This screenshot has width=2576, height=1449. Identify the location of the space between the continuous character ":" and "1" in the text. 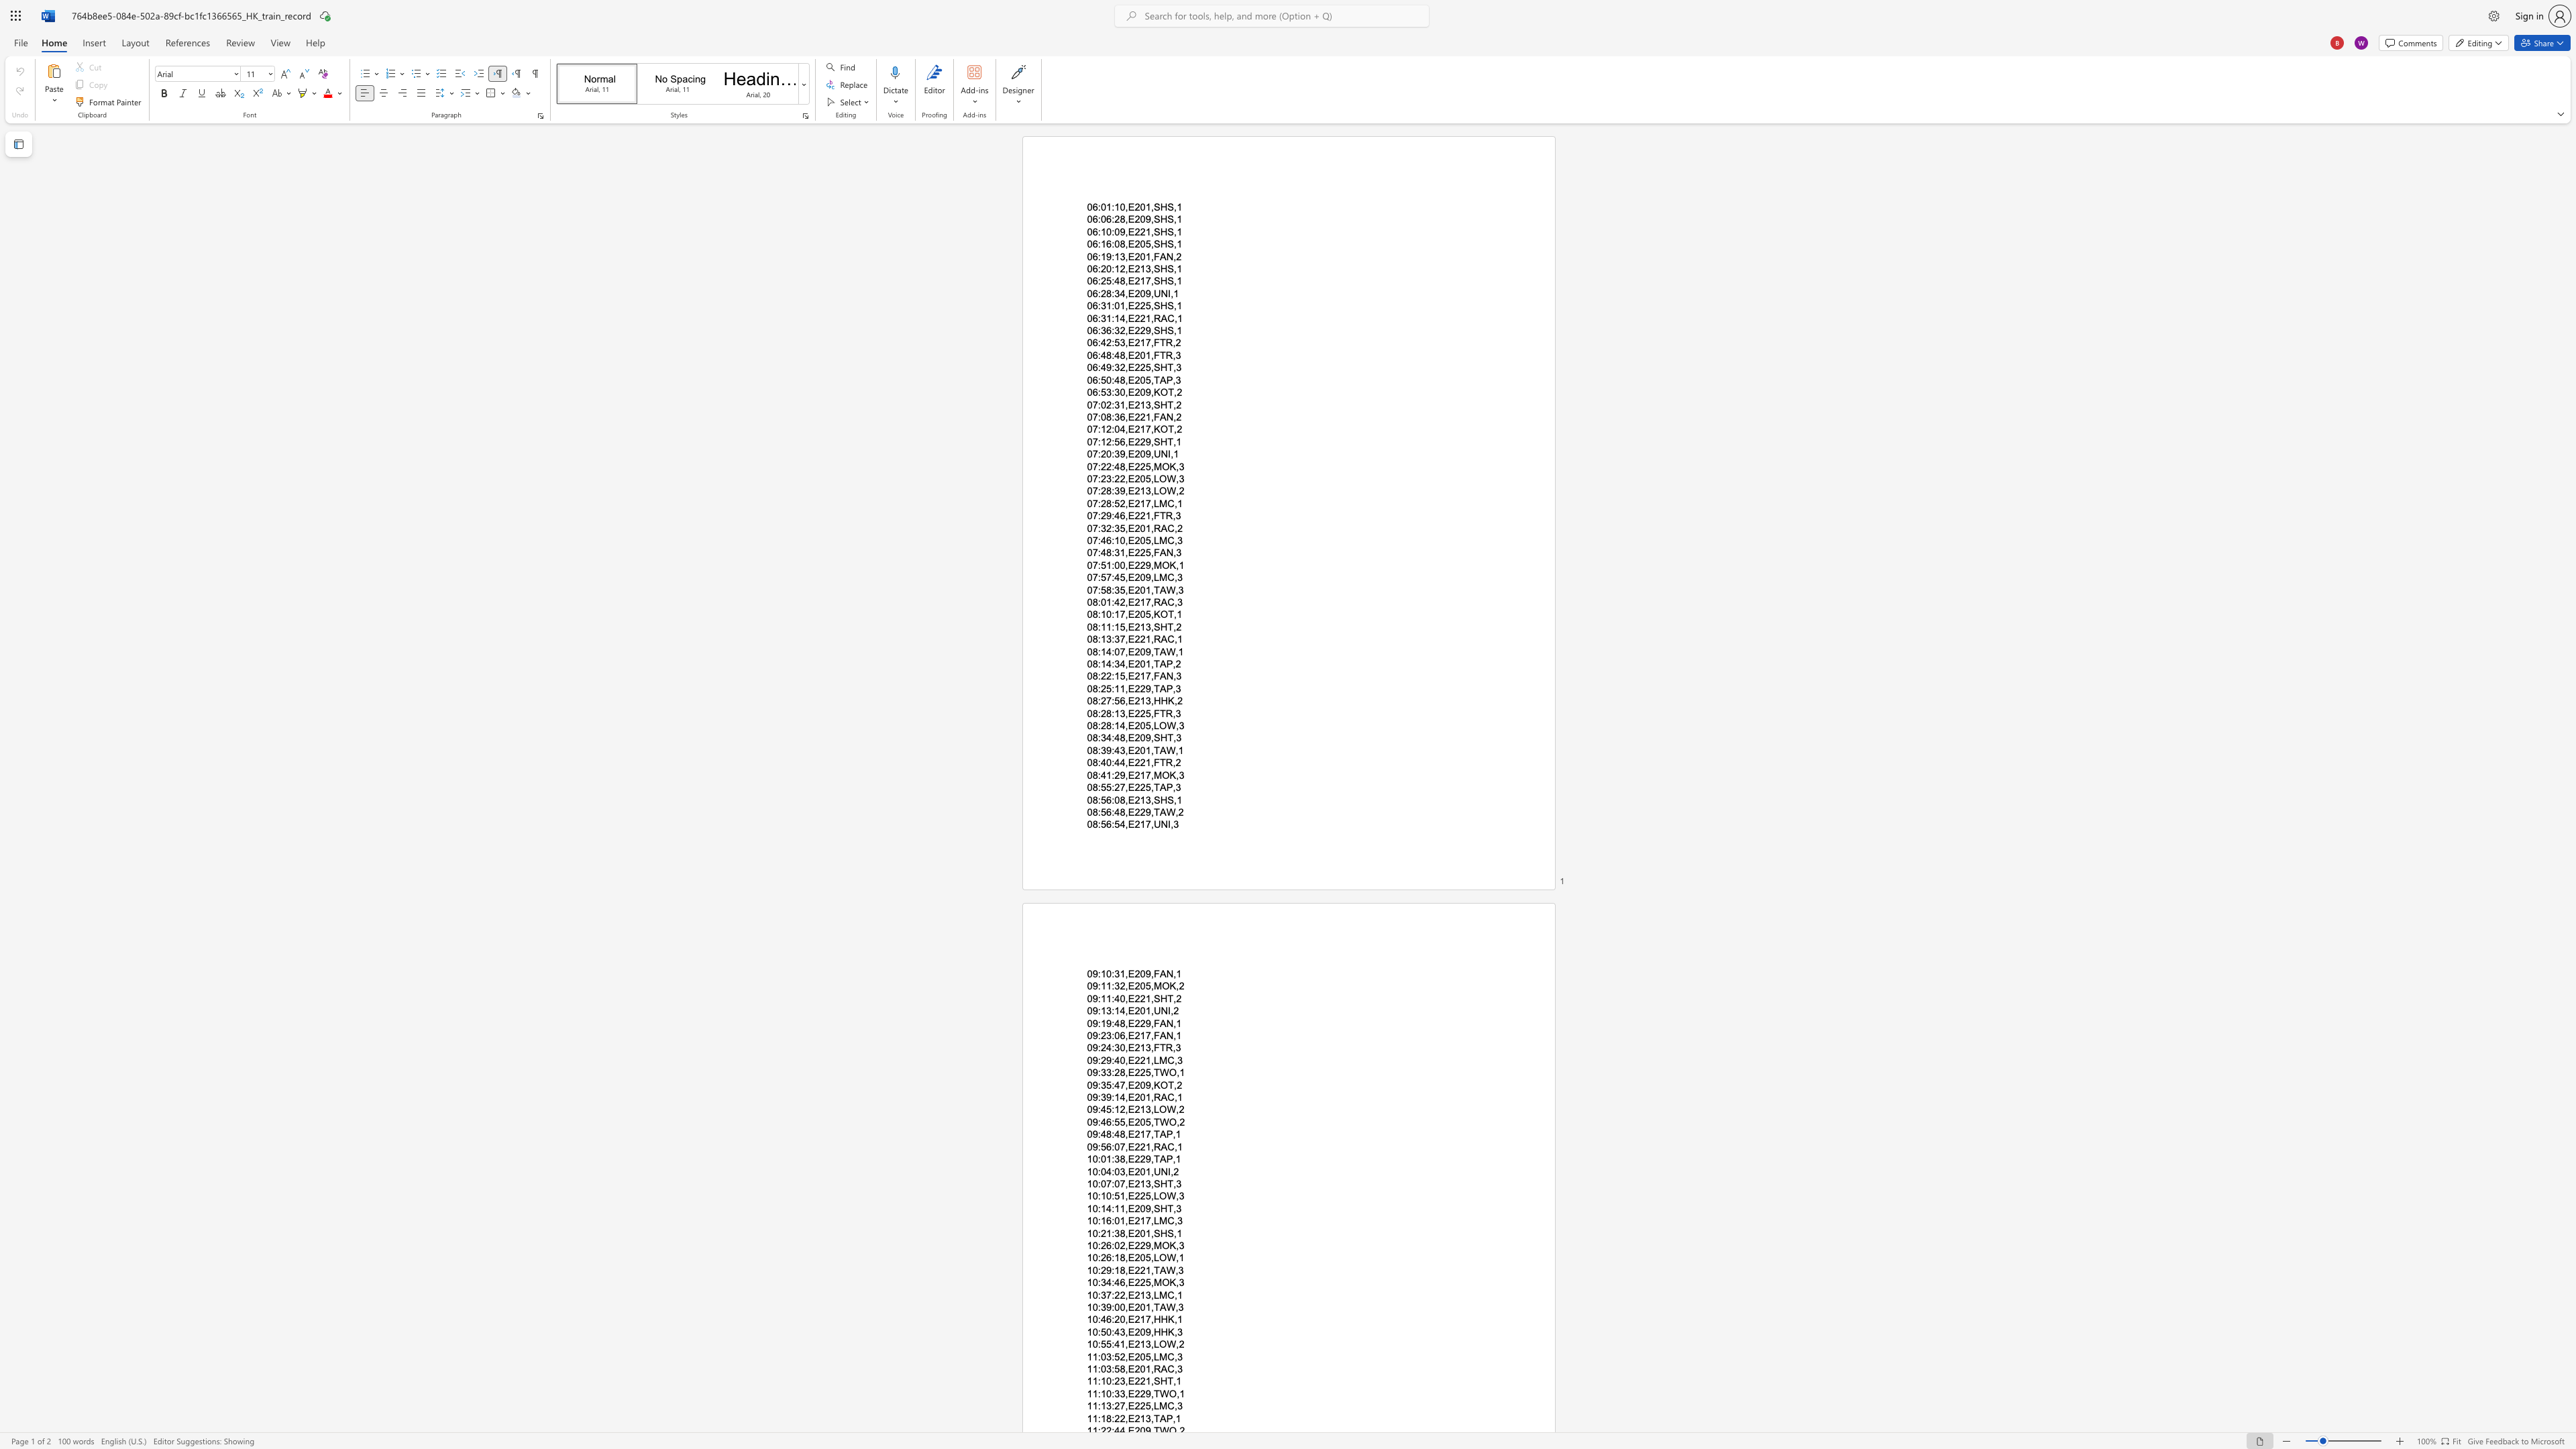
(1100, 986).